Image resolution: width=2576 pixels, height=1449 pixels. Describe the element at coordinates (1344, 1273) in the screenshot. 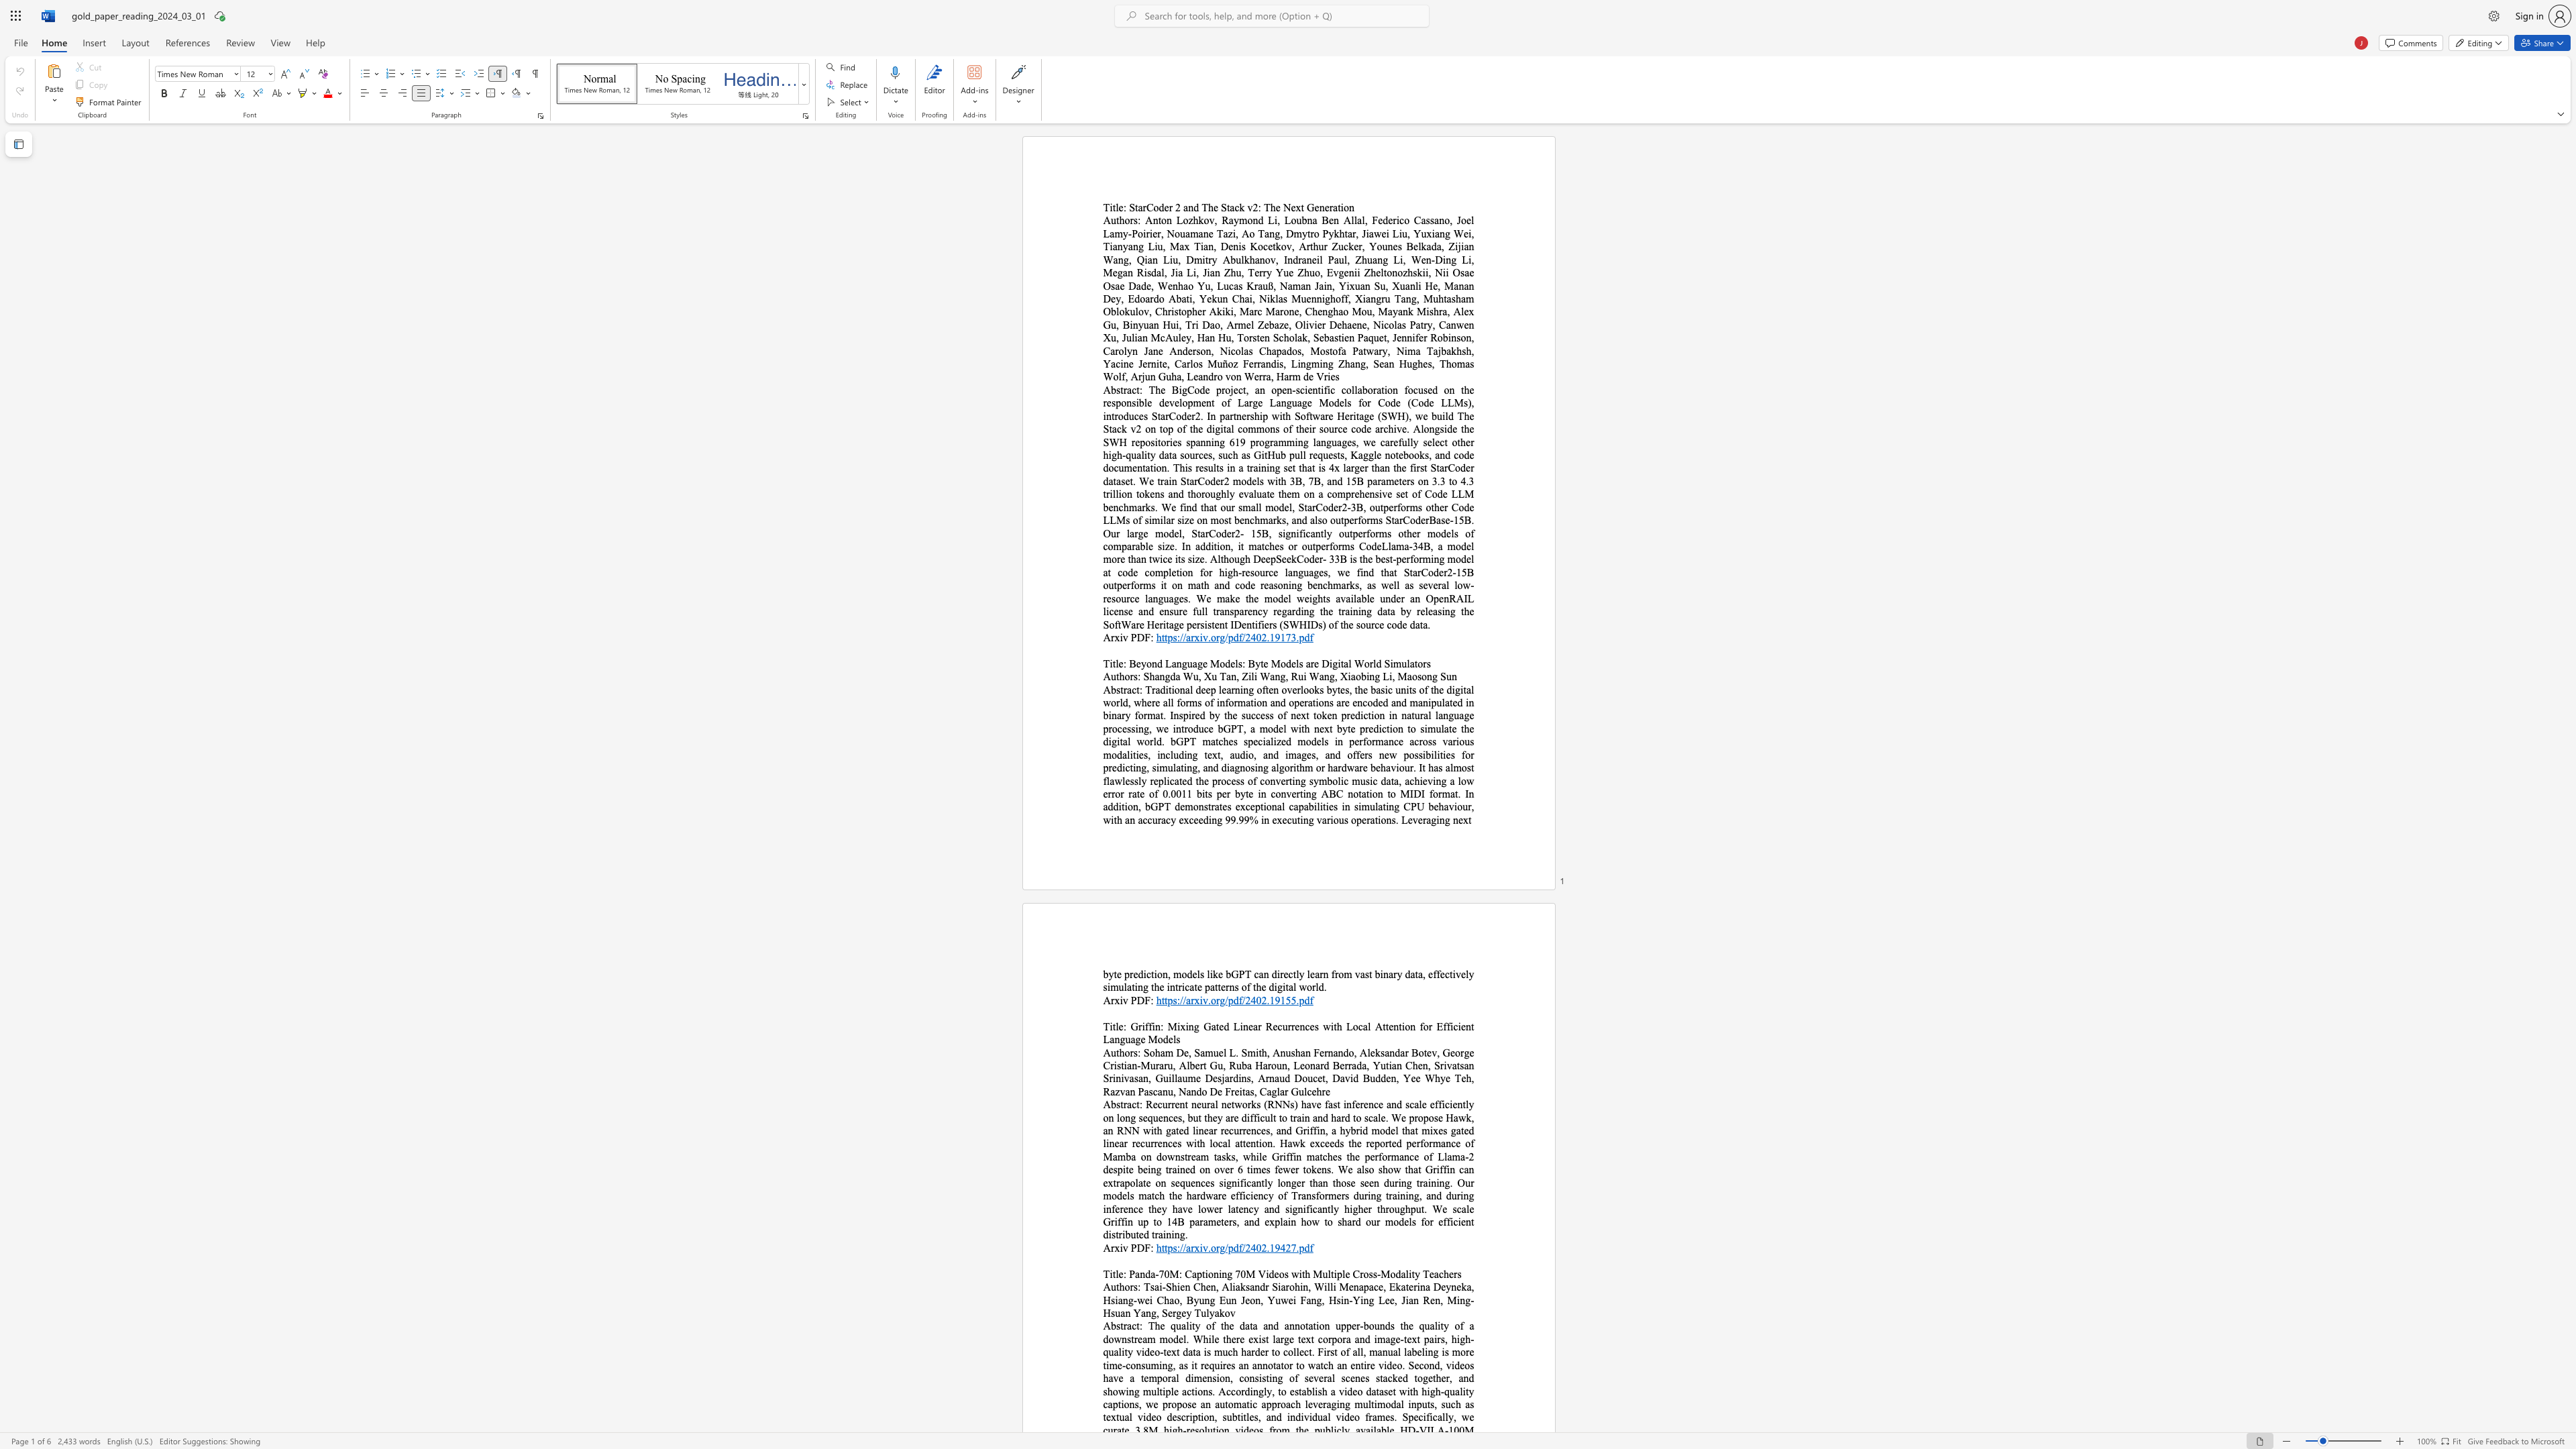

I see `the subset text "e Cross-Modality" within the text "Panda-70M: Captioning 70M Videos with Multiple Cross-Modality Teachers"` at that location.